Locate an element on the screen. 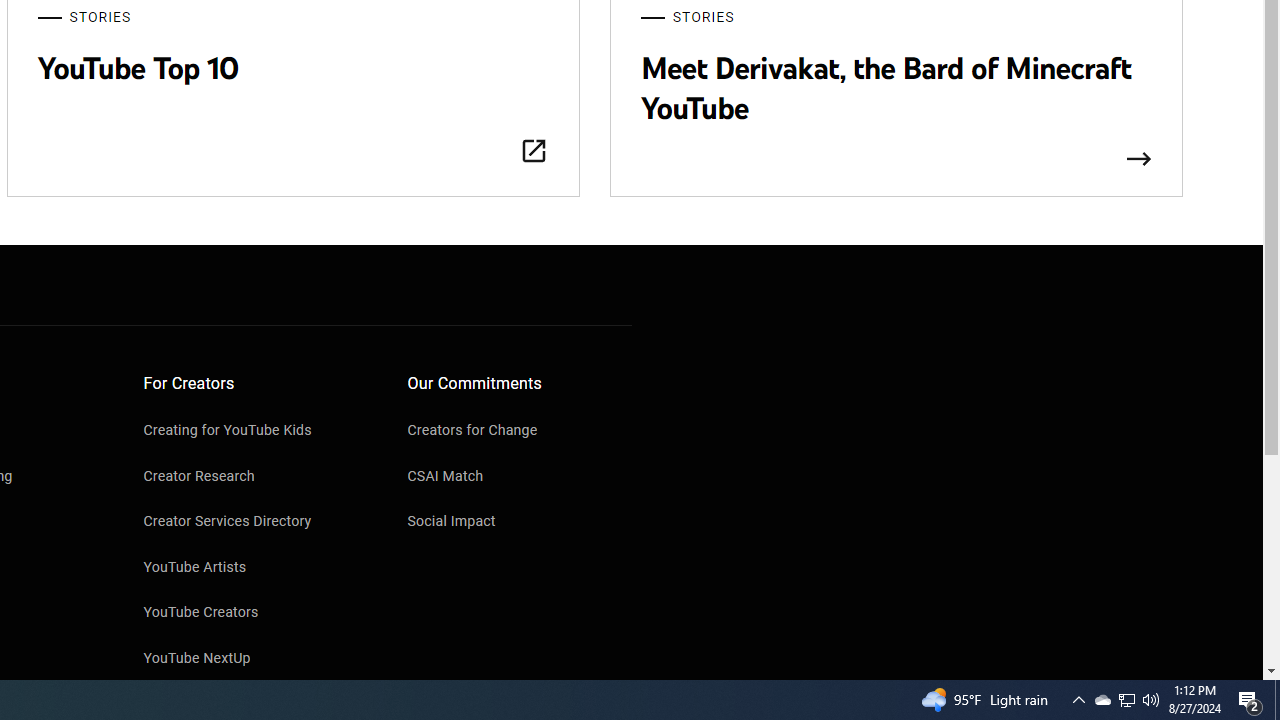 This screenshot has height=720, width=1280. 'YouTube NextUp' is located at coordinates (255, 659).